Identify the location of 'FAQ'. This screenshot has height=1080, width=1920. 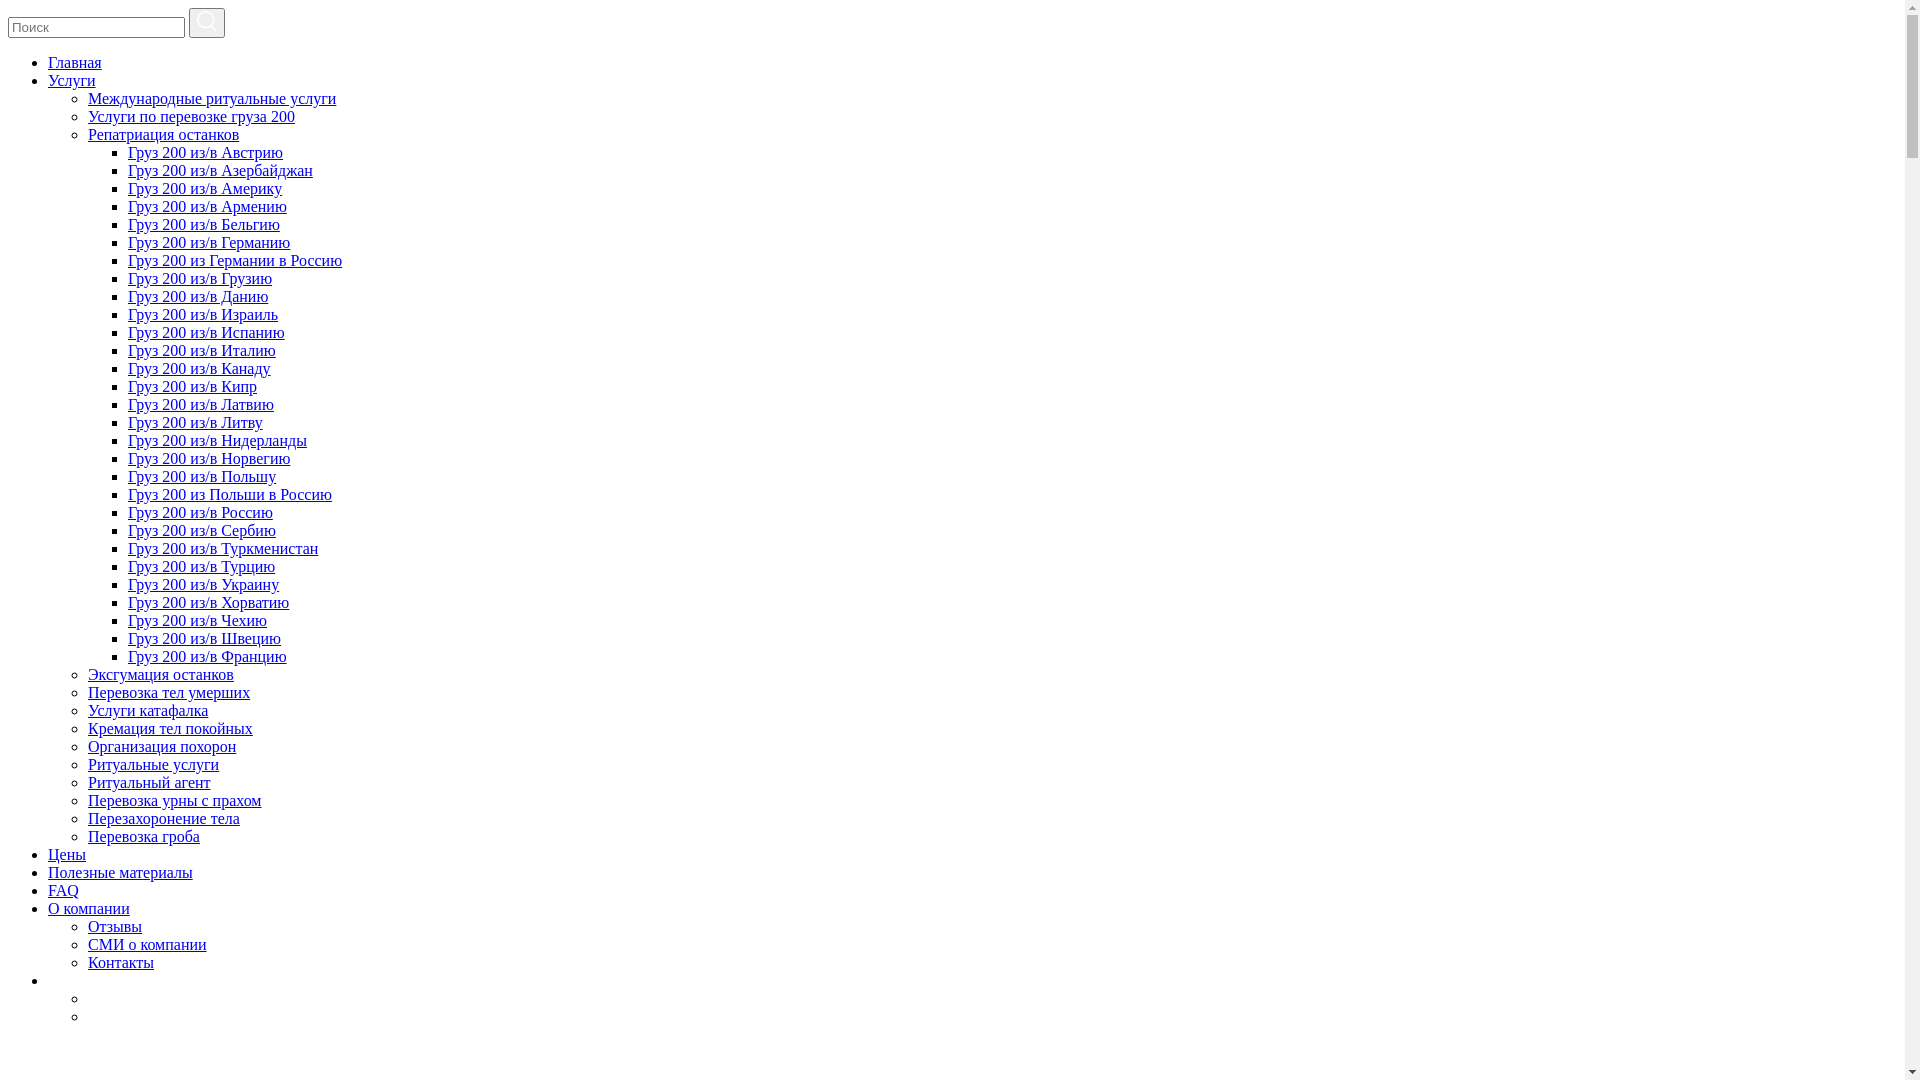
(63, 889).